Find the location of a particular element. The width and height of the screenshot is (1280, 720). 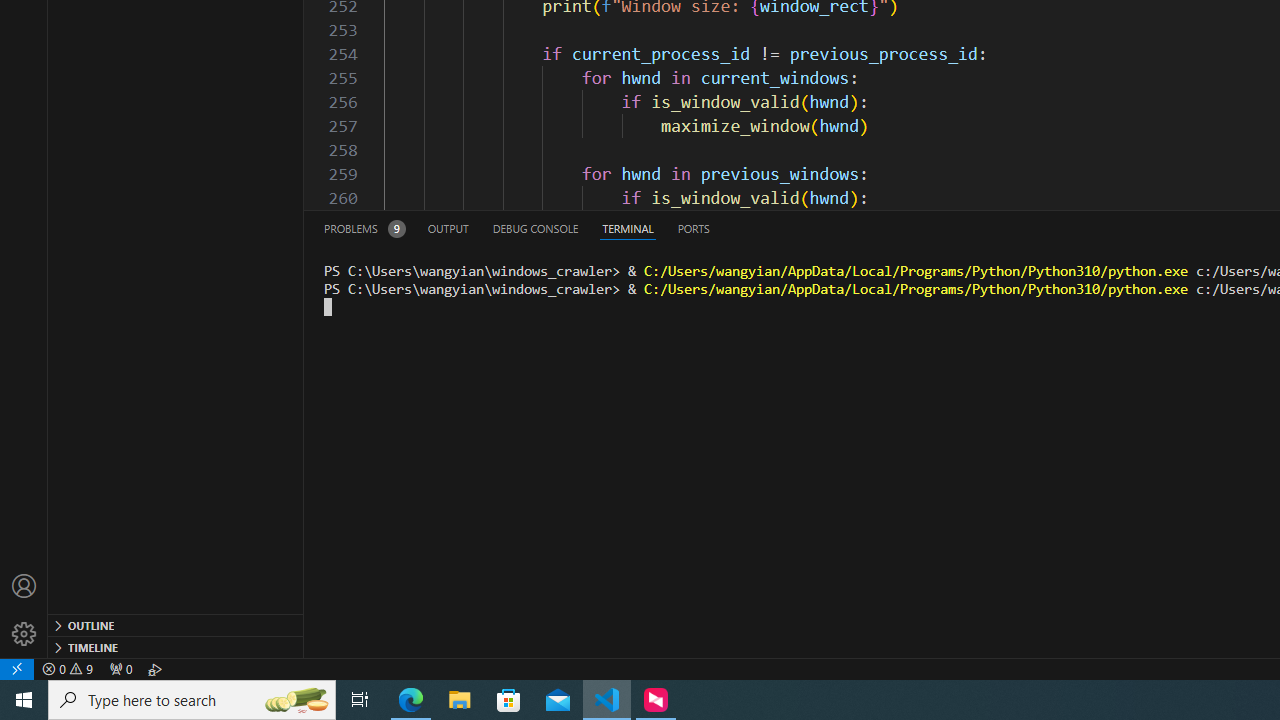

'Output (Ctrl+Shift+U)' is located at coordinates (447, 227).